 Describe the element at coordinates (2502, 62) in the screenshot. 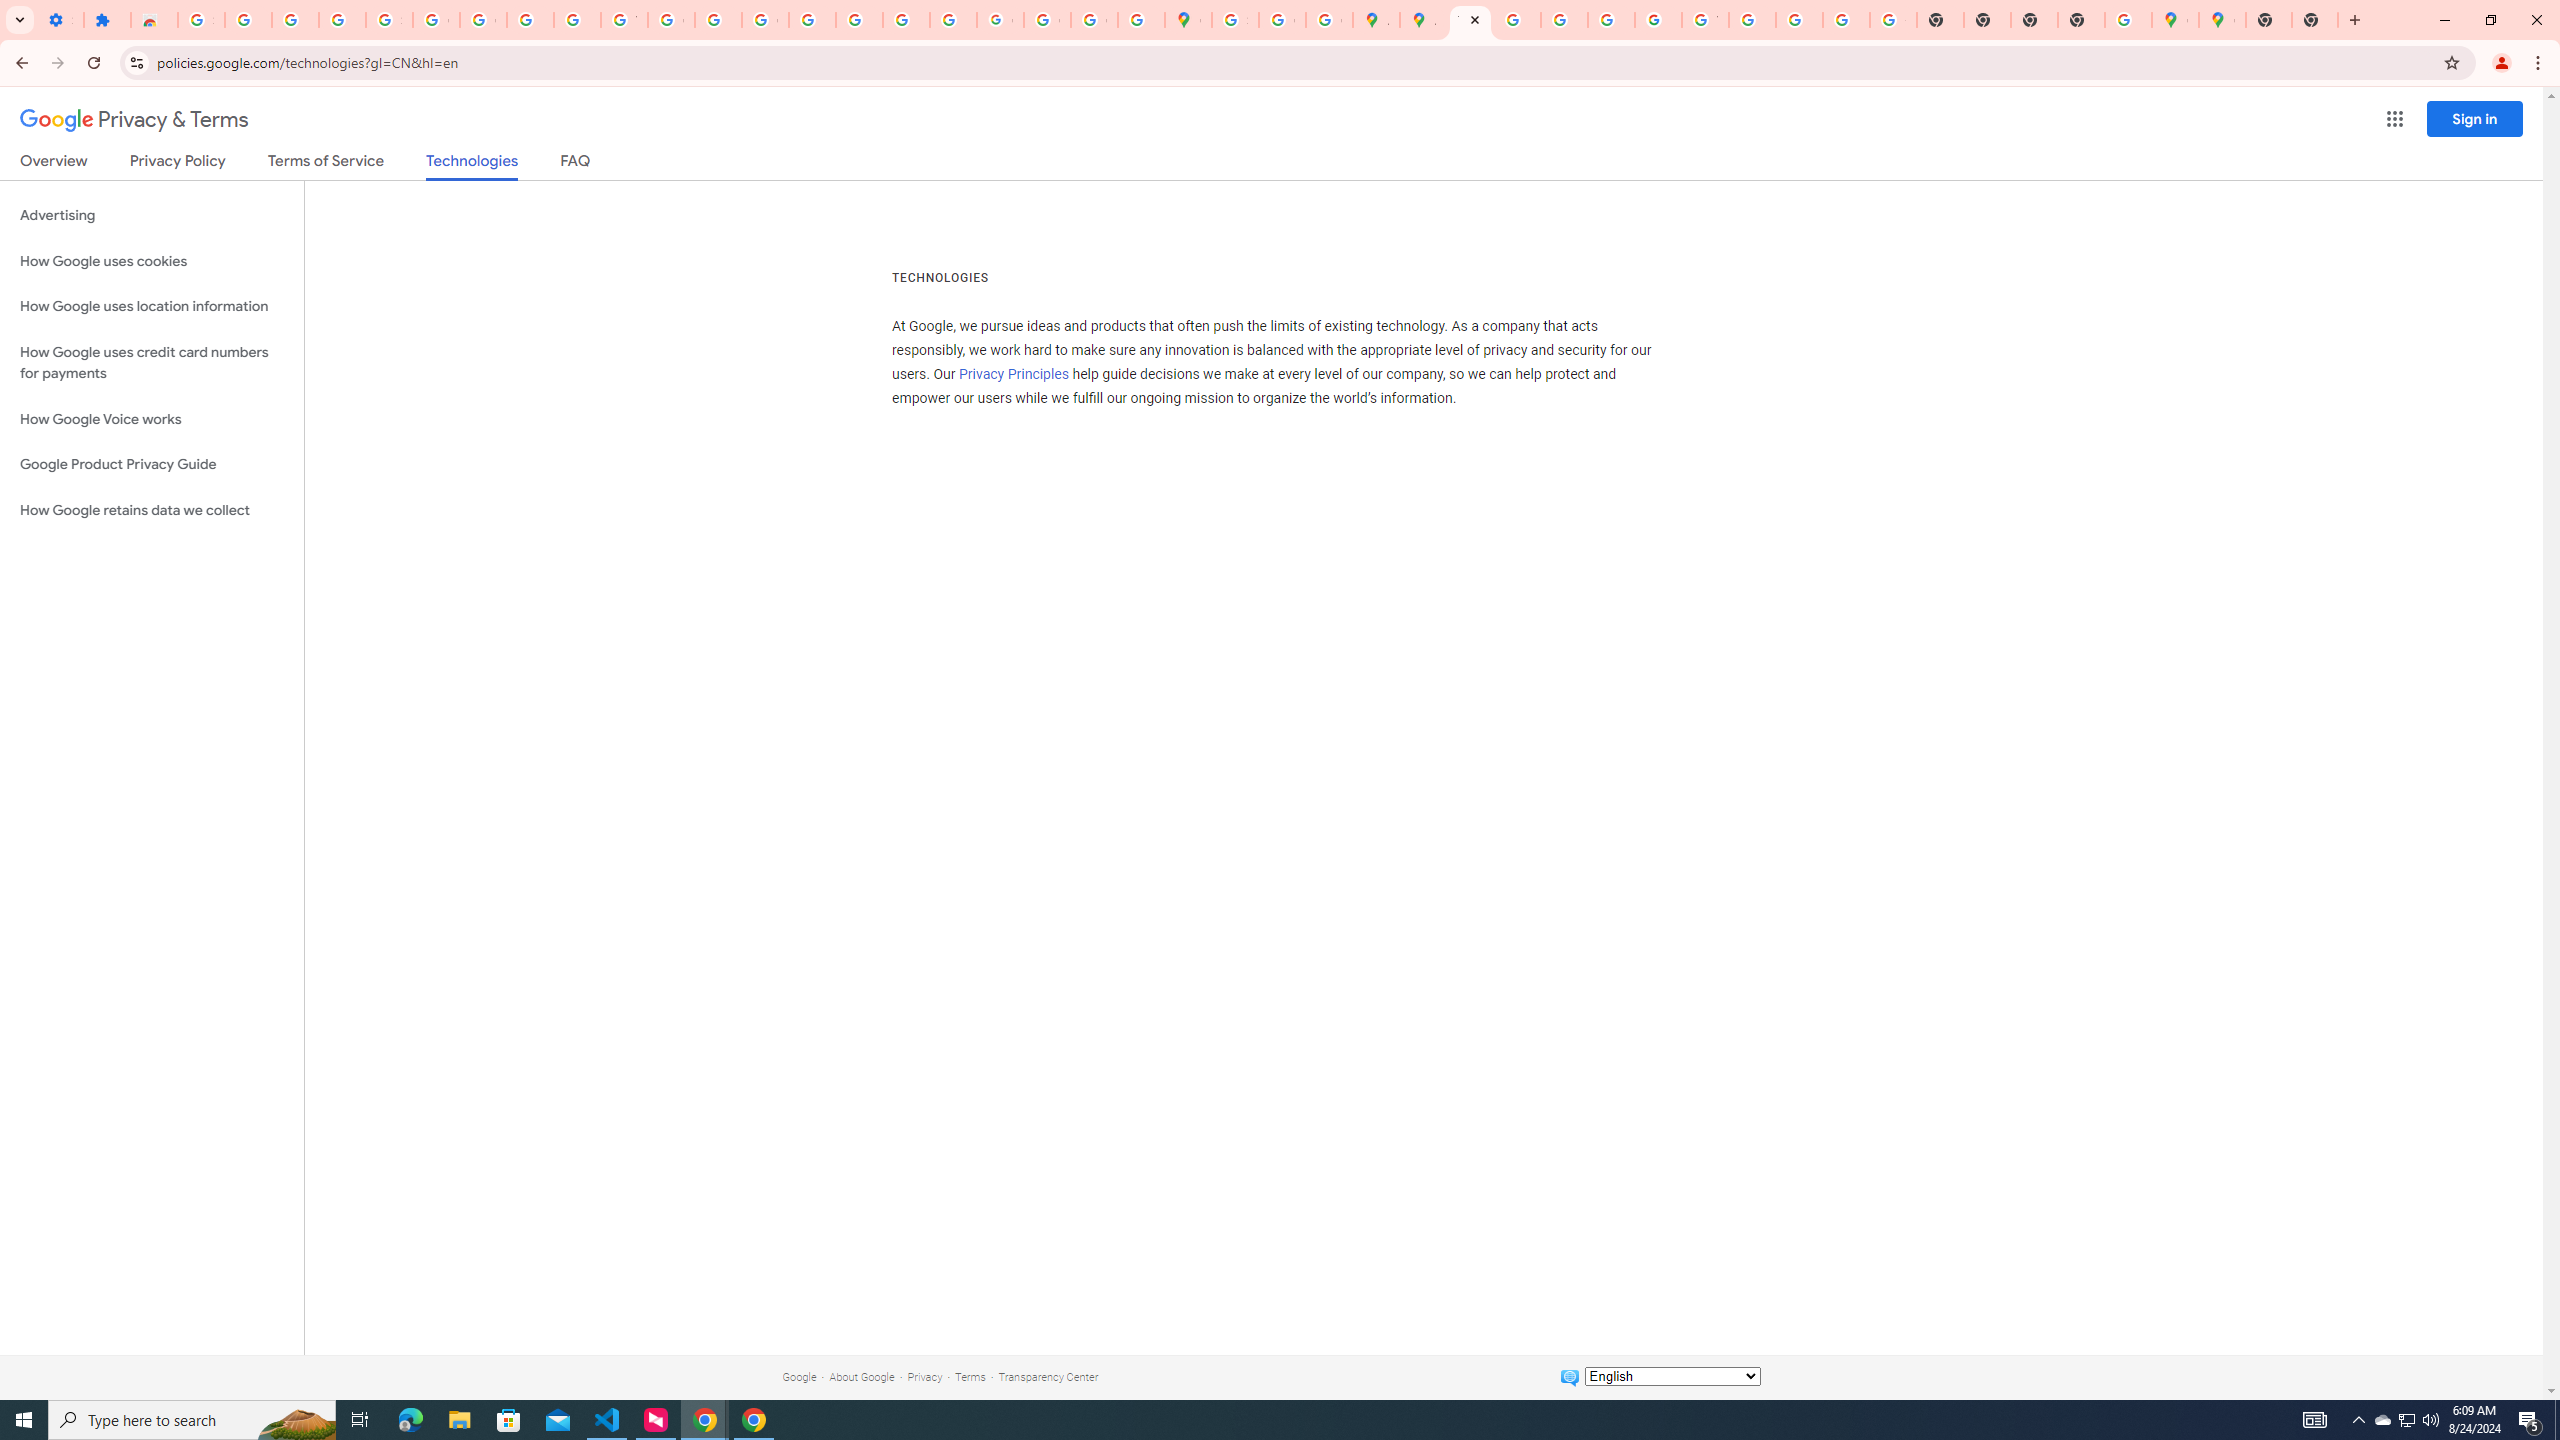

I see `'You'` at that location.